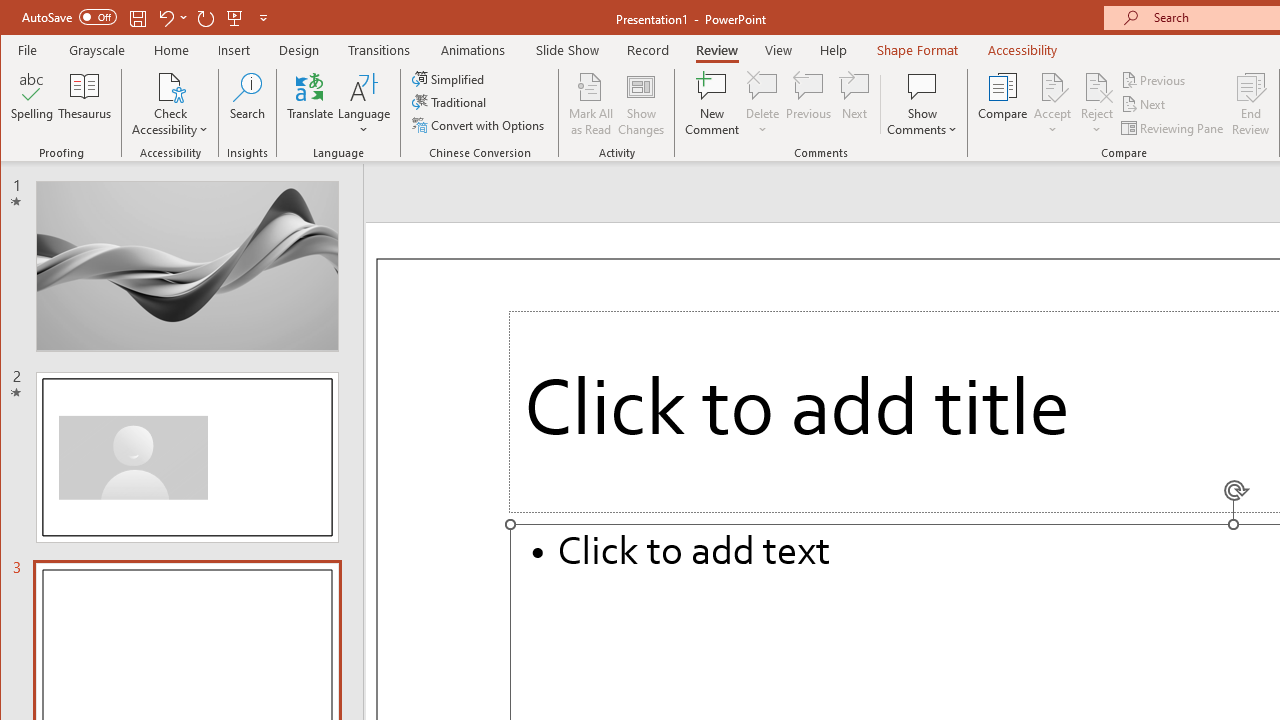 This screenshot has width=1280, height=720. I want to click on 'Reject Change', so click(1095, 85).